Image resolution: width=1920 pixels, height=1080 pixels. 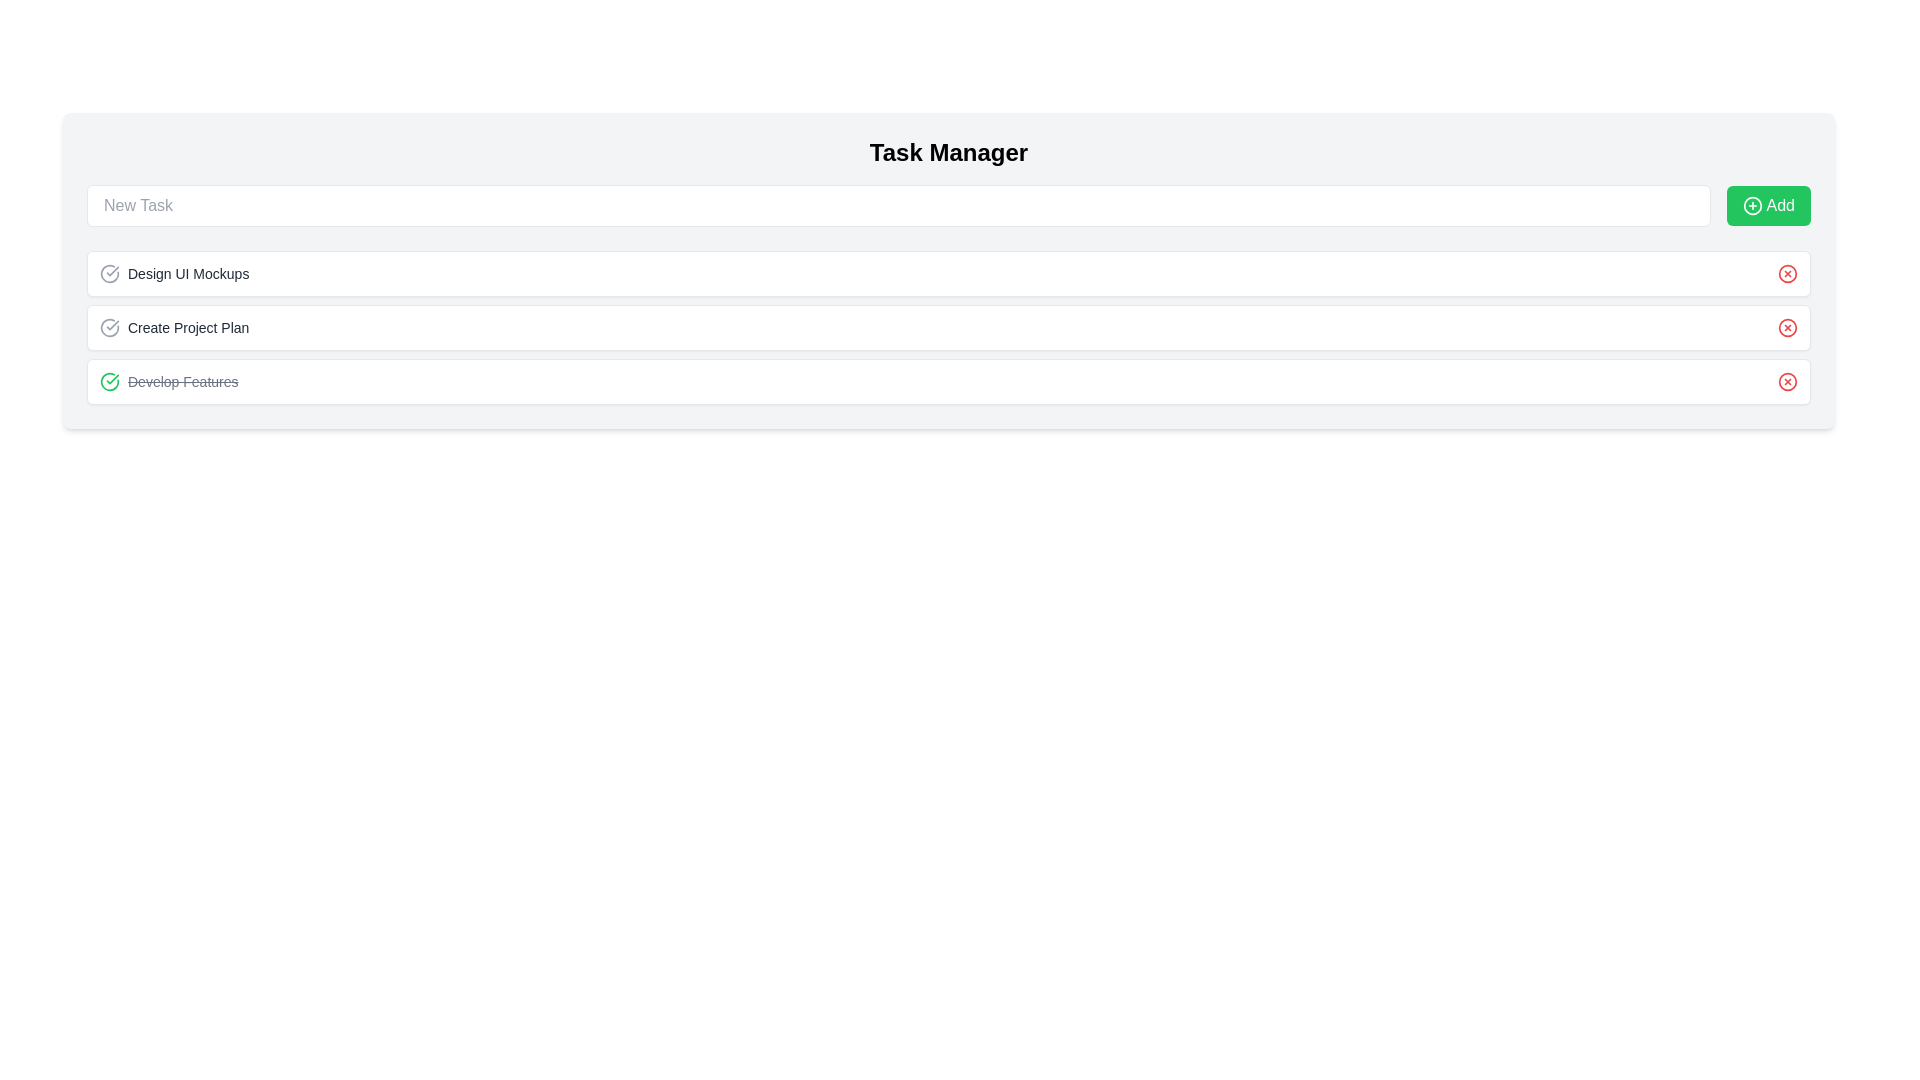 What do you see at coordinates (169, 381) in the screenshot?
I see `the text label 'Develop Features' with a strikethrough decoration and a green circular check icon to invoke its action` at bounding box center [169, 381].